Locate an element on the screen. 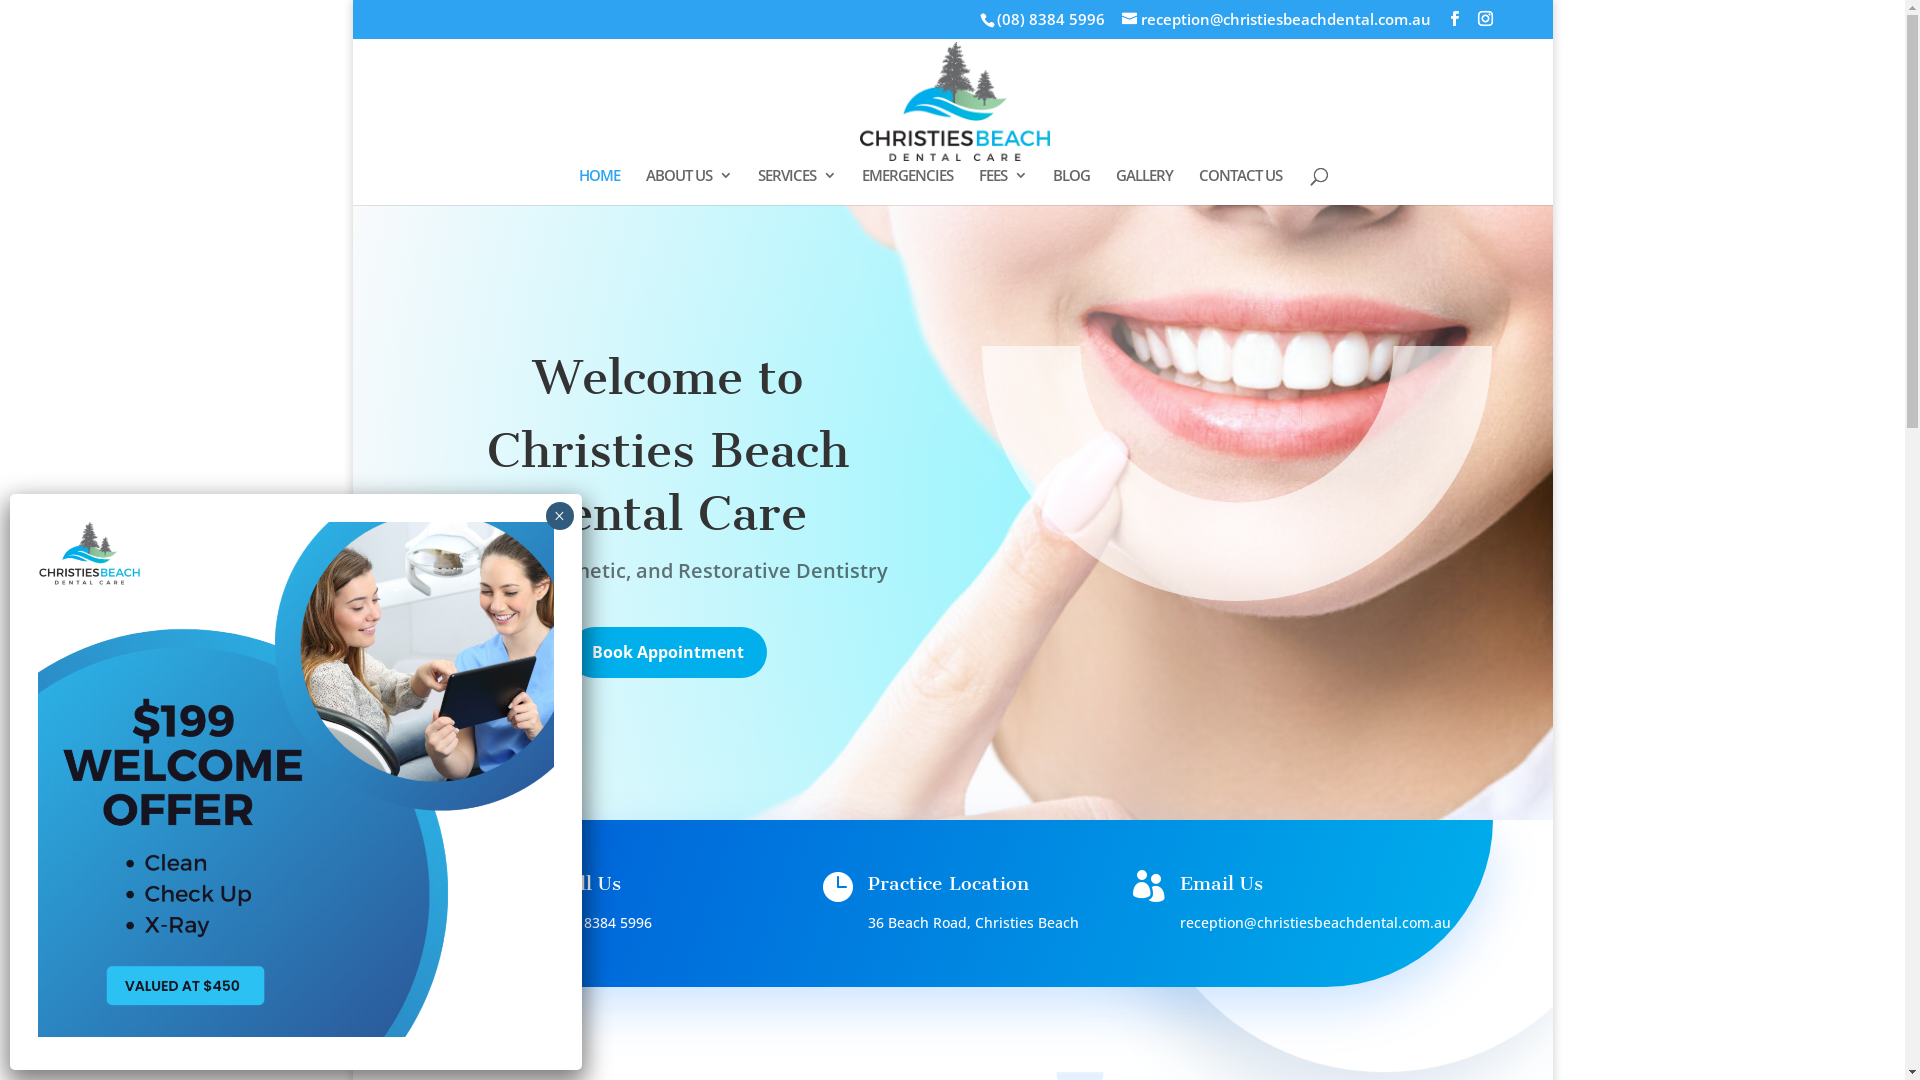 The width and height of the screenshot is (1920, 1080). 'BLOG' is located at coordinates (1070, 186).